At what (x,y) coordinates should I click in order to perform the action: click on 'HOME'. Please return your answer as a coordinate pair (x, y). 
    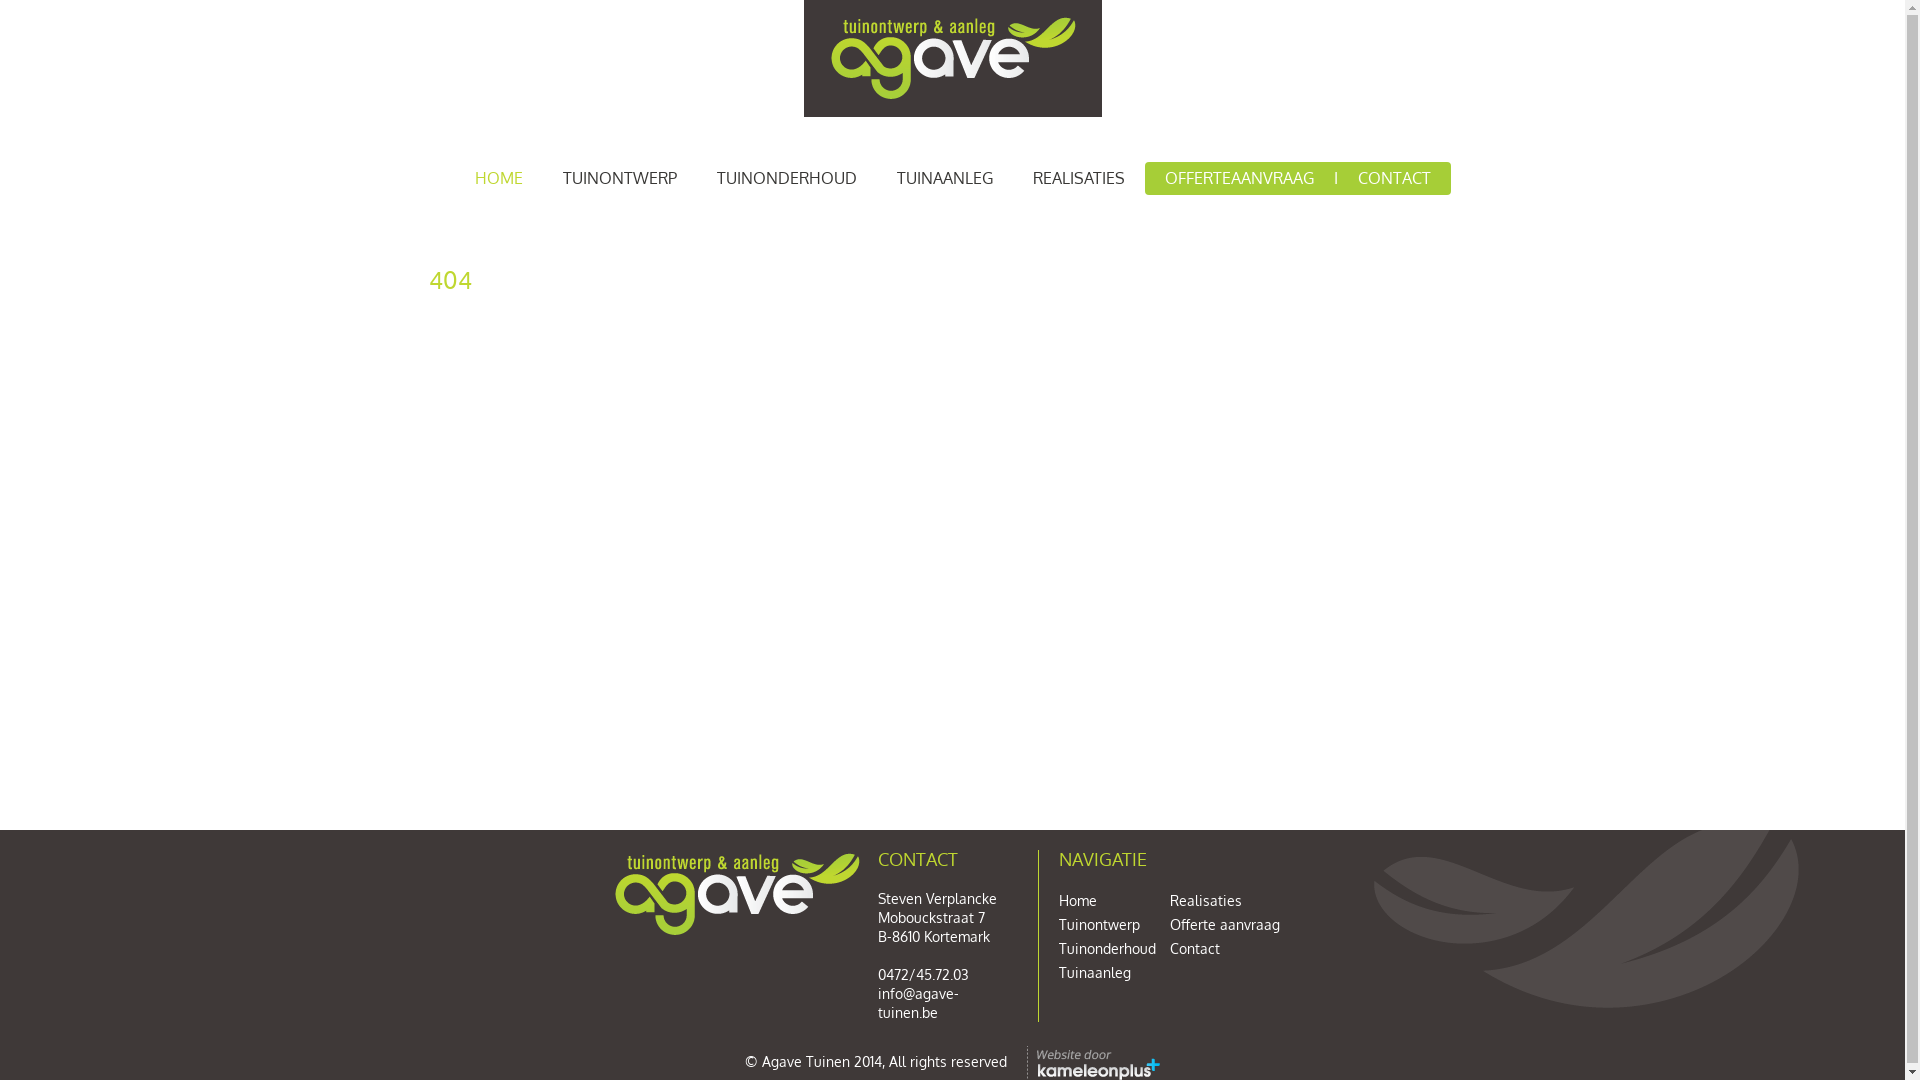
    Looking at the image, I should click on (498, 177).